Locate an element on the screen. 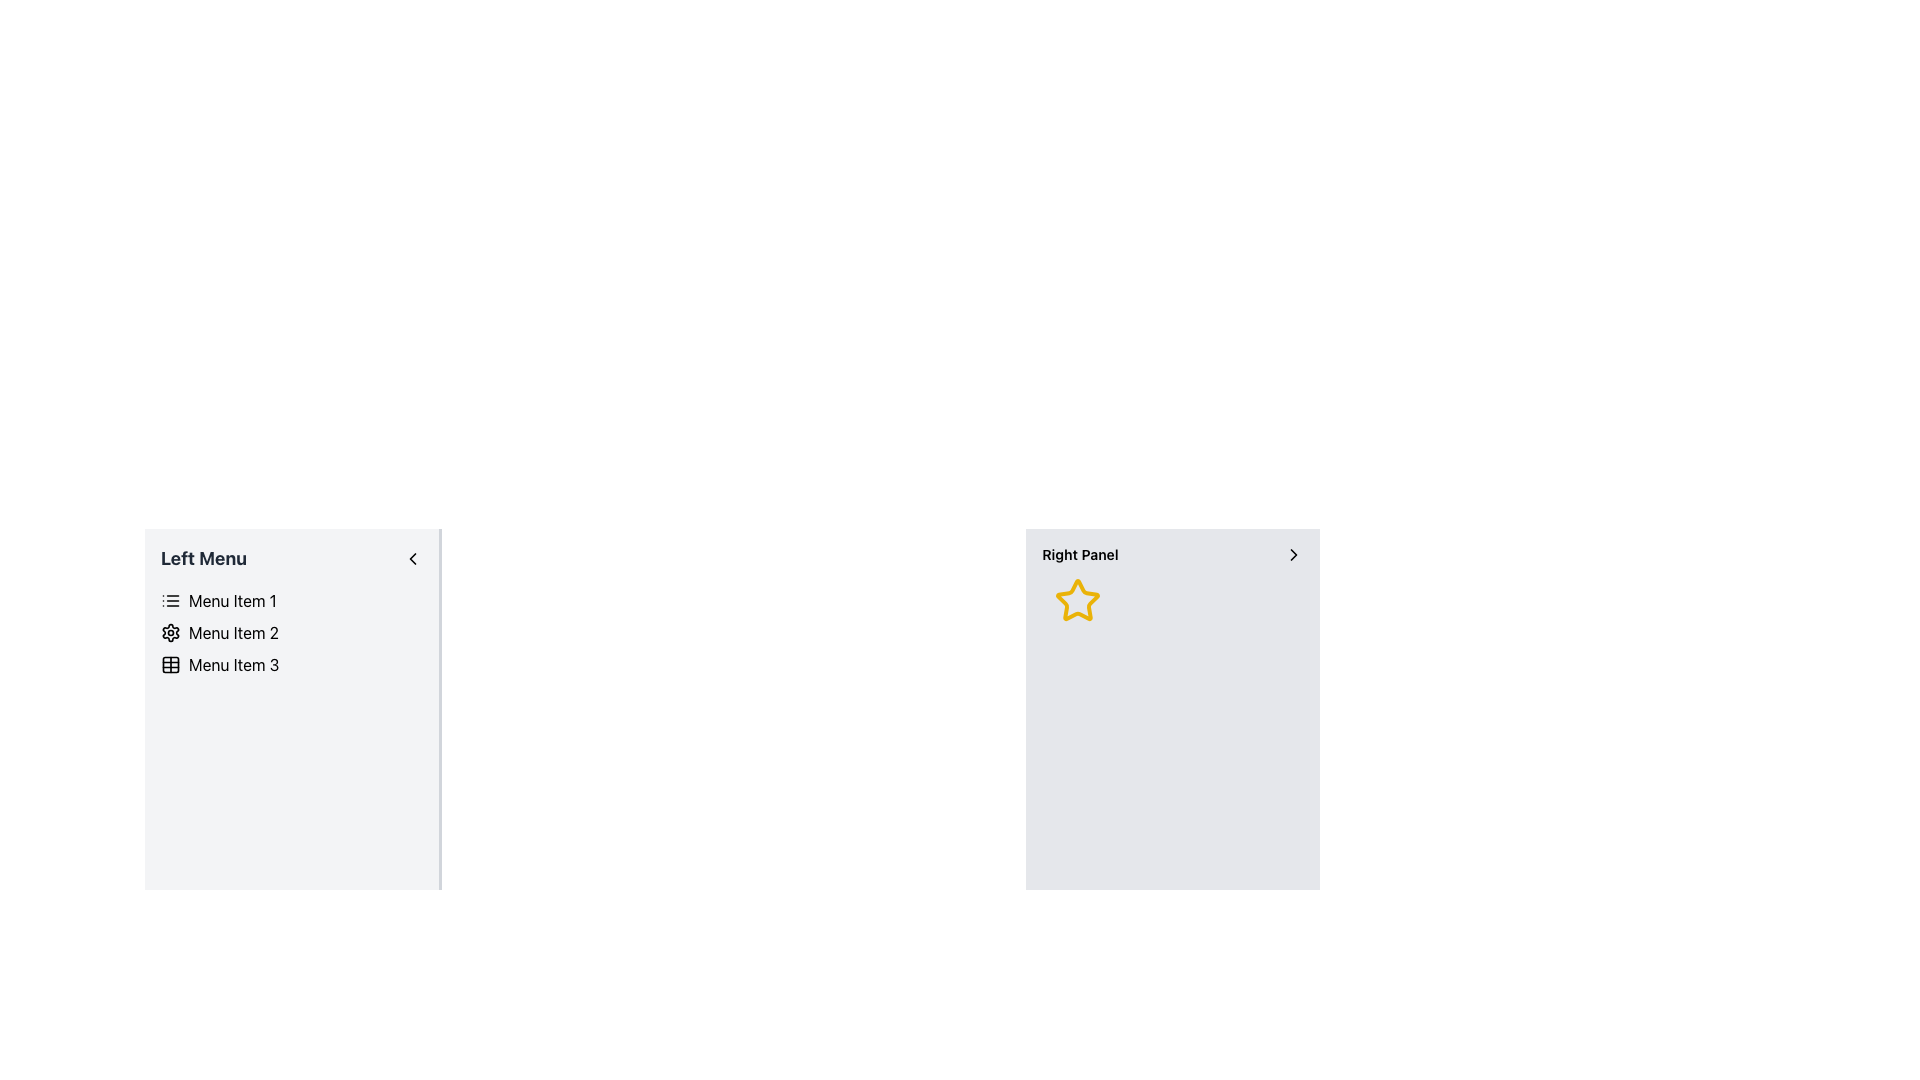  the first menu item labeled 'Menu Item 1' in the vertical menu list, which is positioned directly below the 'Left Menu' heading is located at coordinates (290, 600).